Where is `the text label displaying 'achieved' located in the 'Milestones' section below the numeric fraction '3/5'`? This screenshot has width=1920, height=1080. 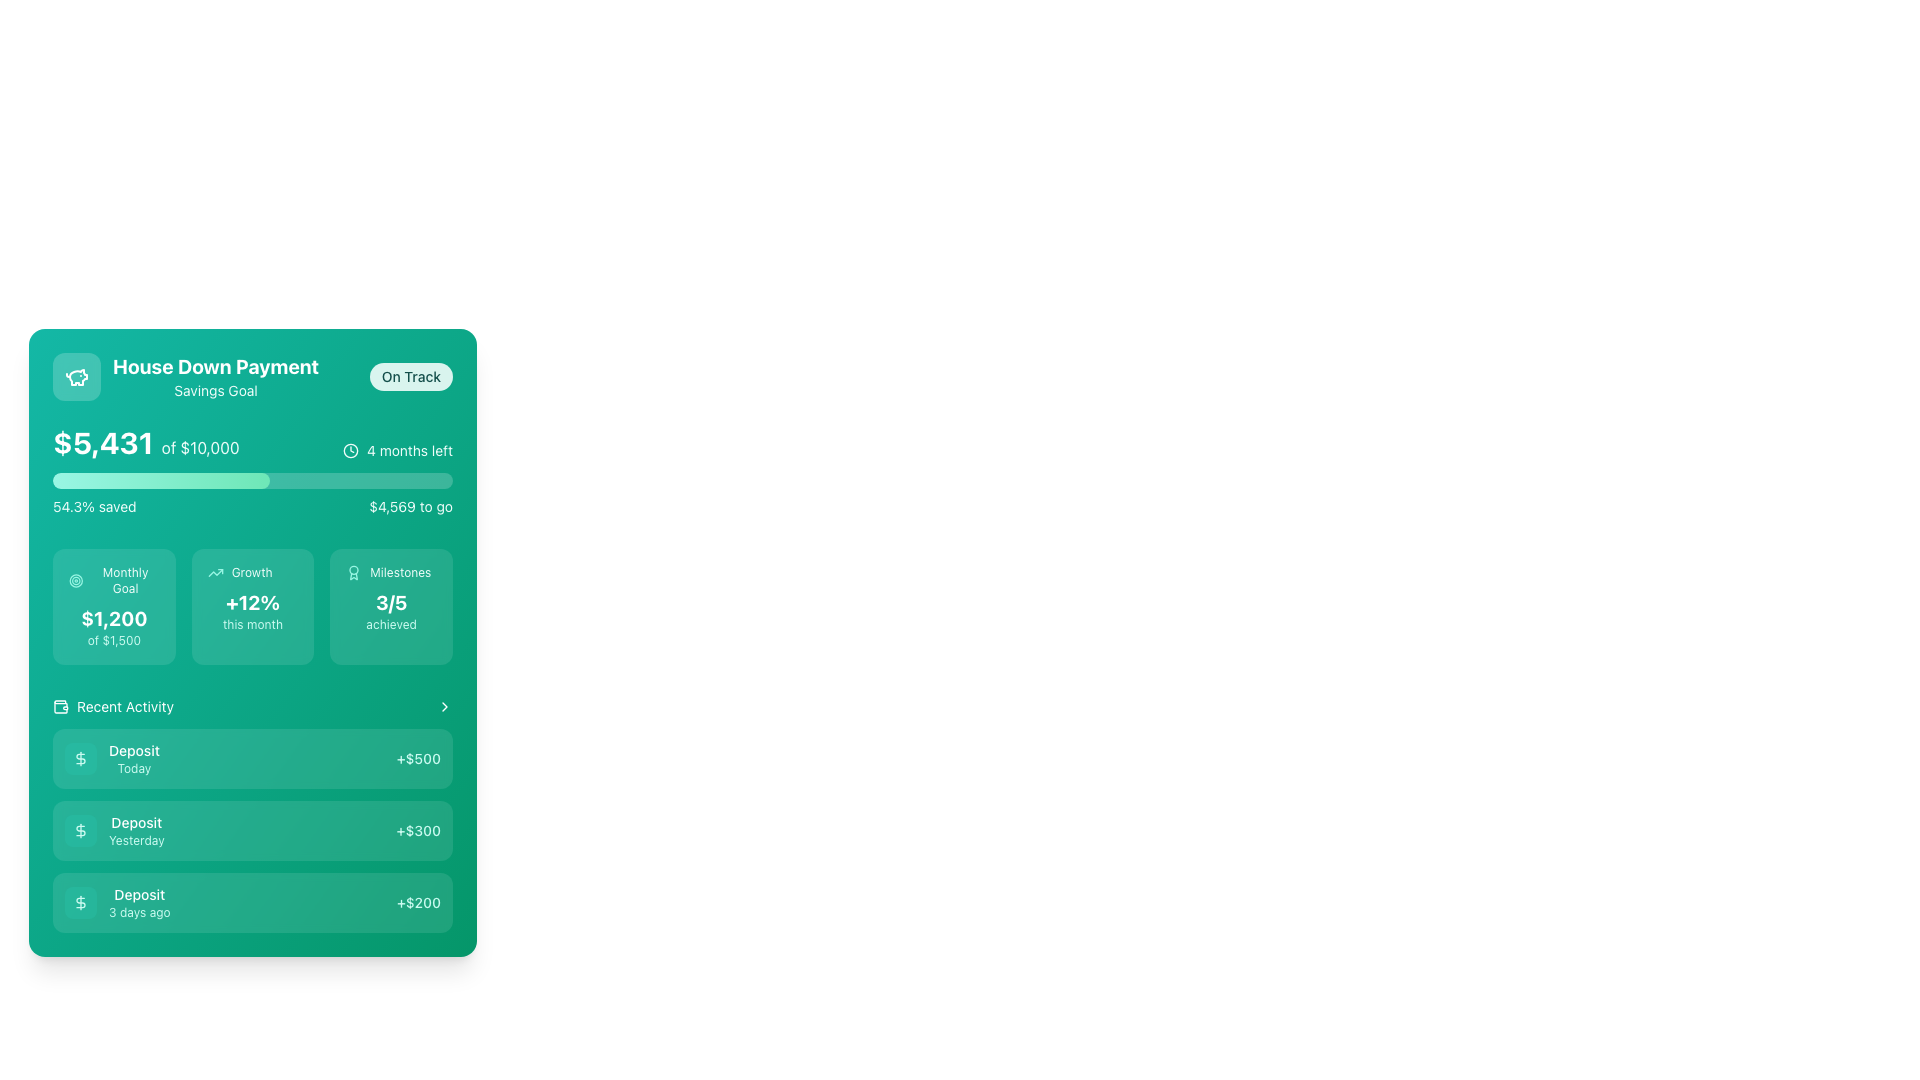 the text label displaying 'achieved' located in the 'Milestones' section below the numeric fraction '3/5' is located at coordinates (391, 623).